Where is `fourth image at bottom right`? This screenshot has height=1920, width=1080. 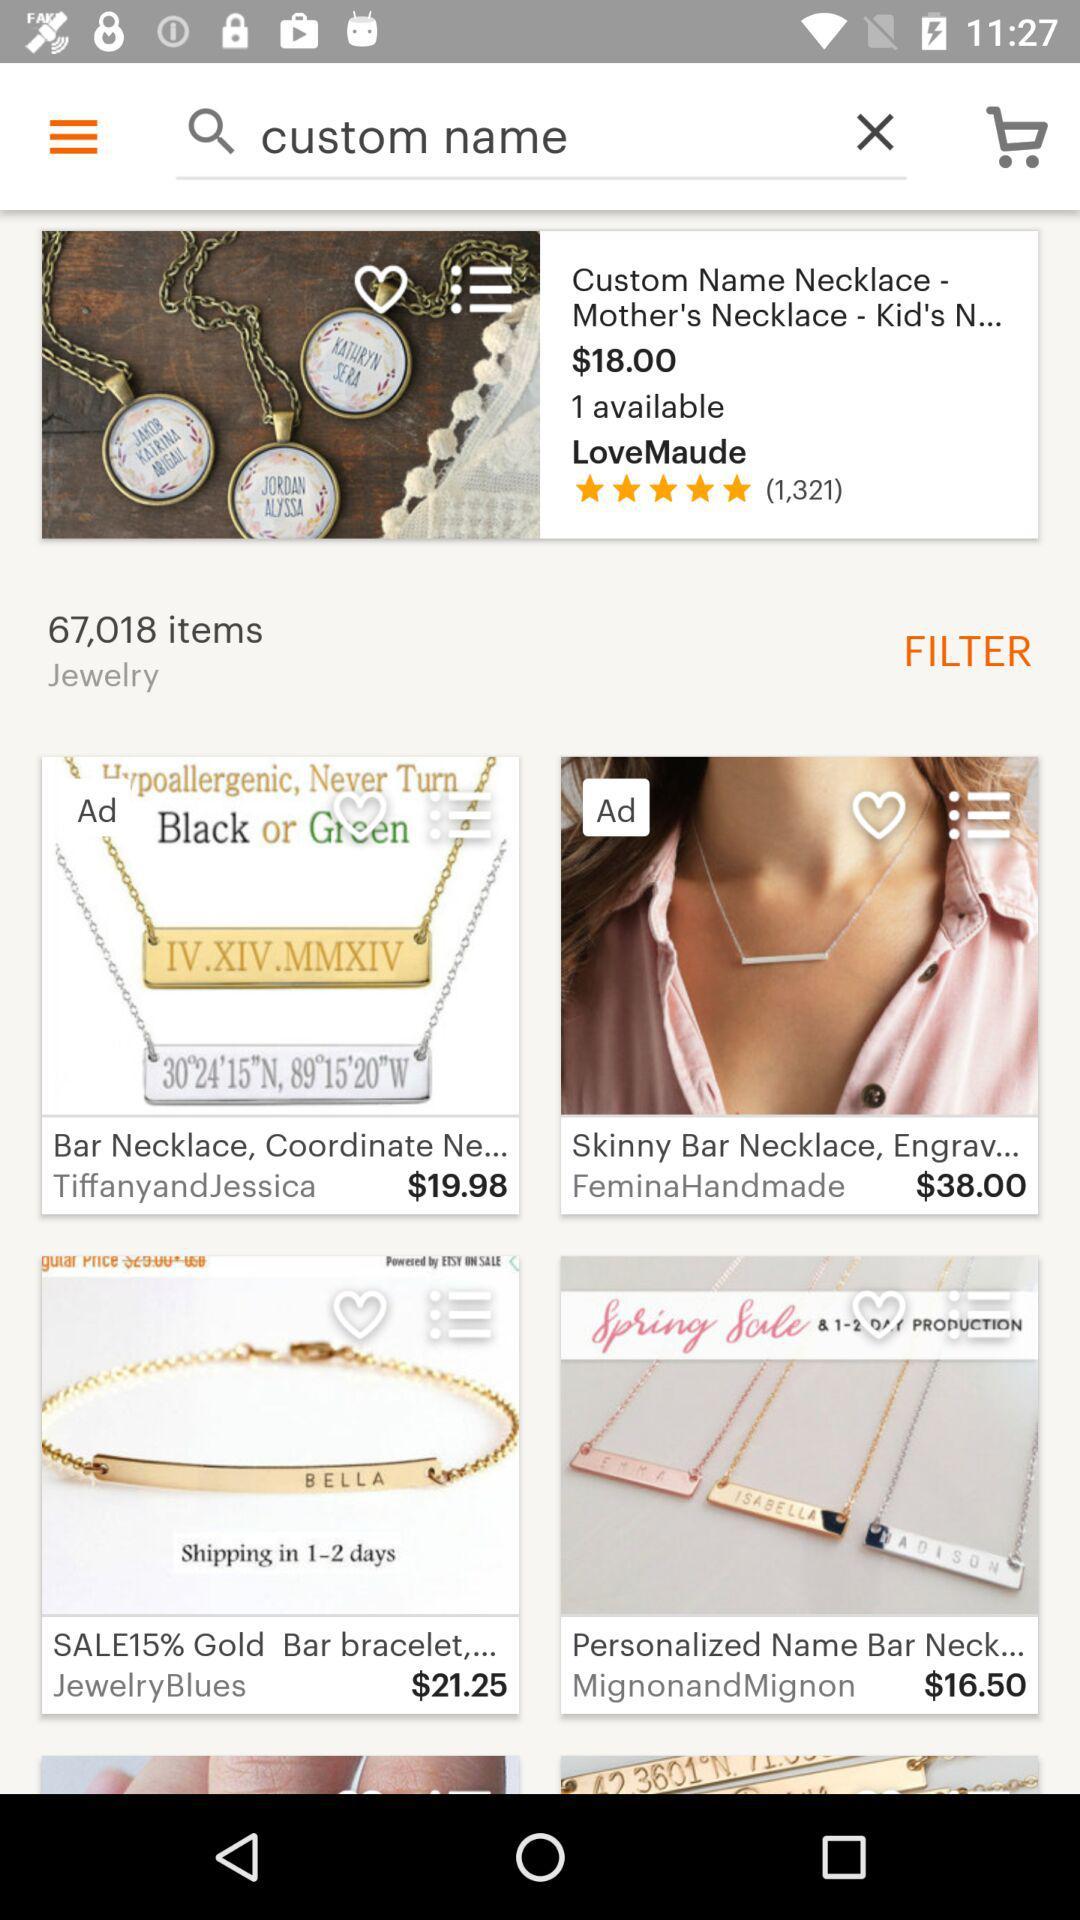 fourth image at bottom right is located at coordinates (798, 1484).